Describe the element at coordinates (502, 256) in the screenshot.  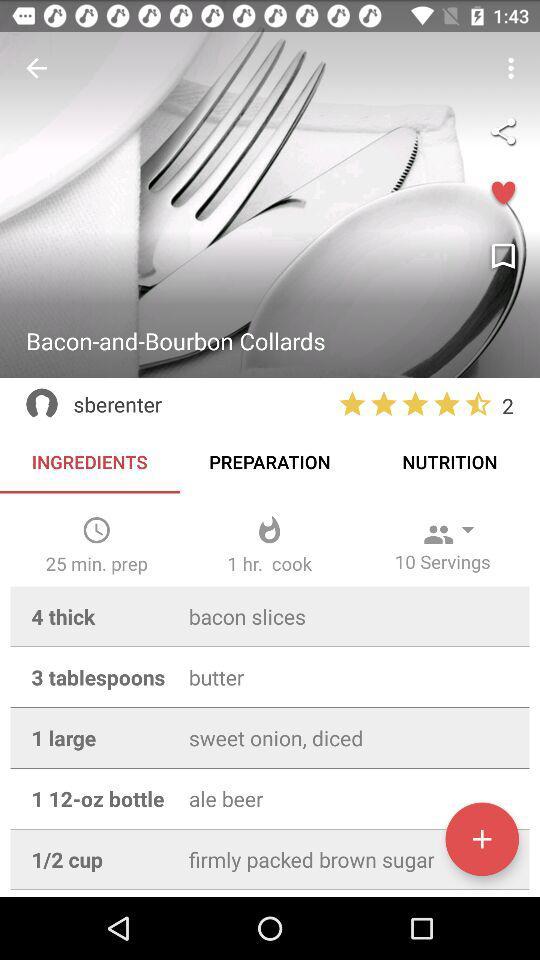
I see `the bookmark icon` at that location.